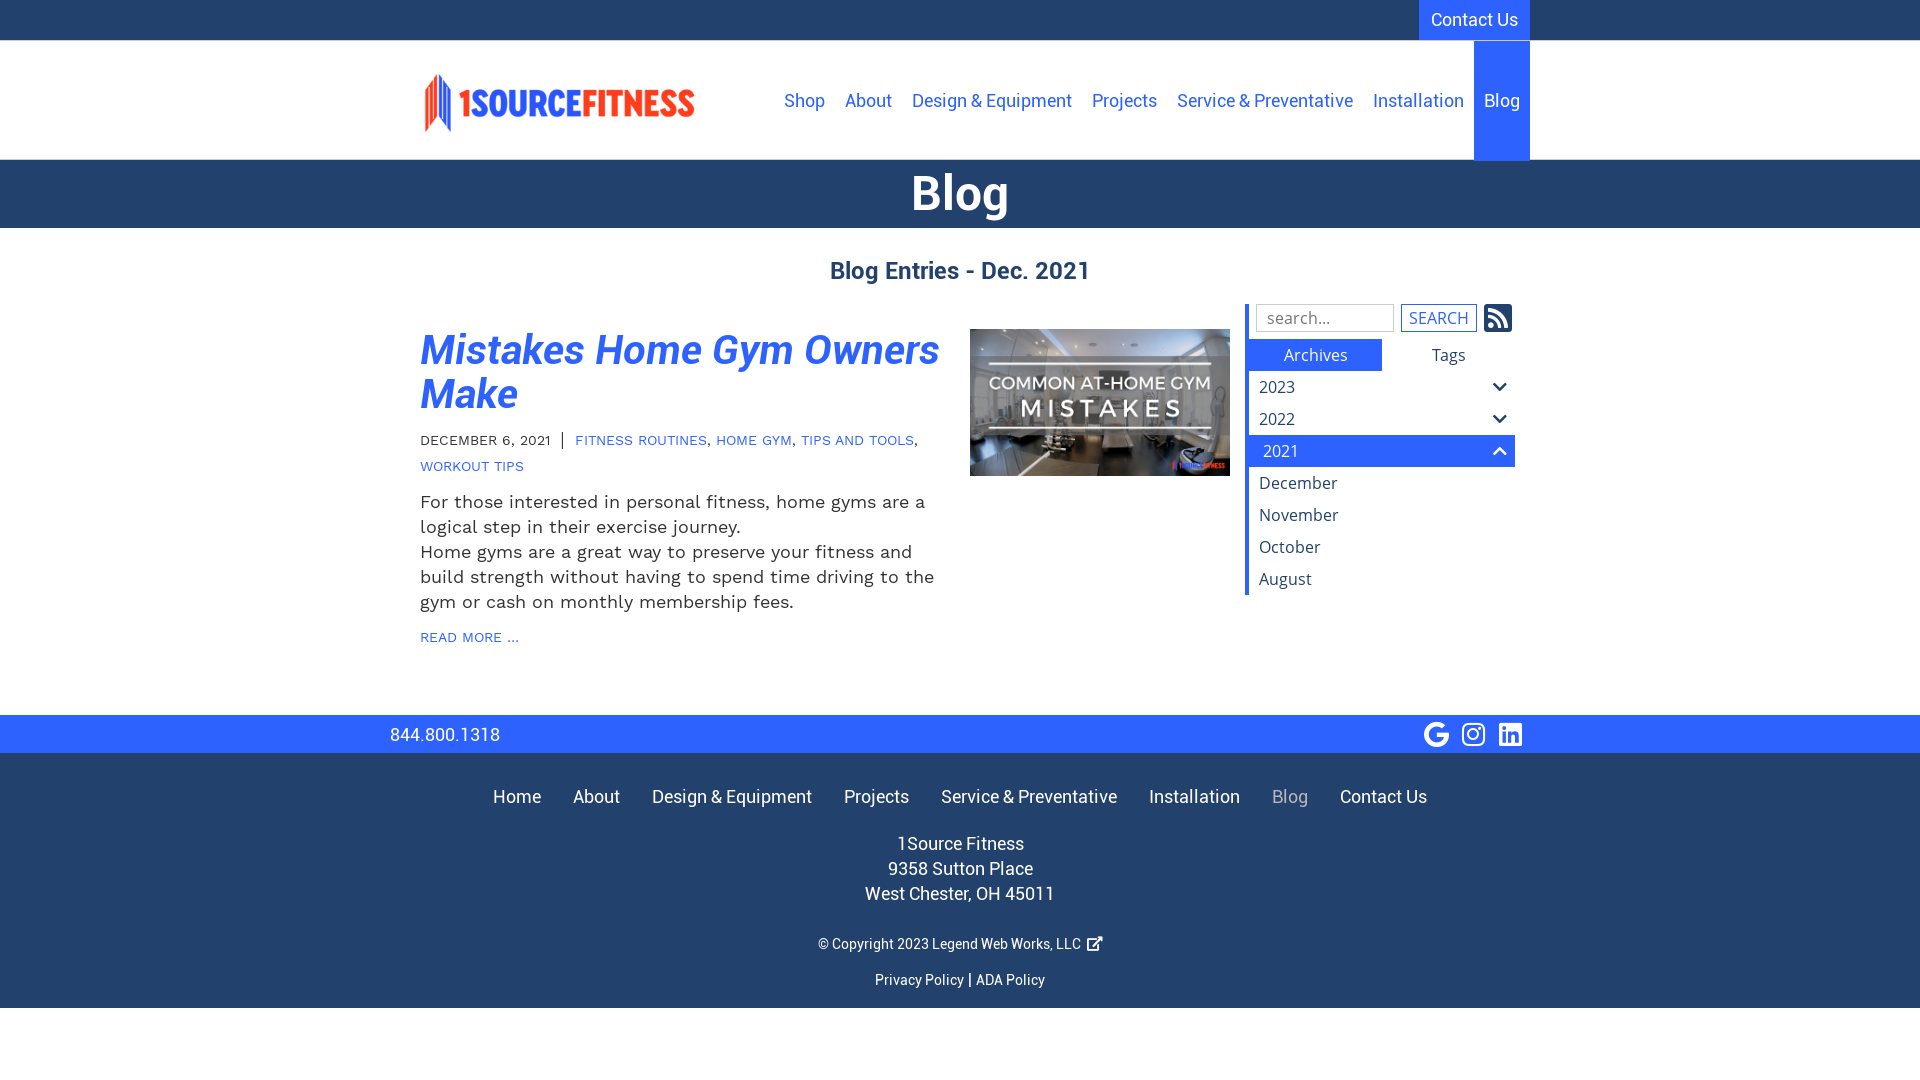 The width and height of the screenshot is (1920, 1080). What do you see at coordinates (1315, 353) in the screenshot?
I see `'Archives'` at bounding box center [1315, 353].